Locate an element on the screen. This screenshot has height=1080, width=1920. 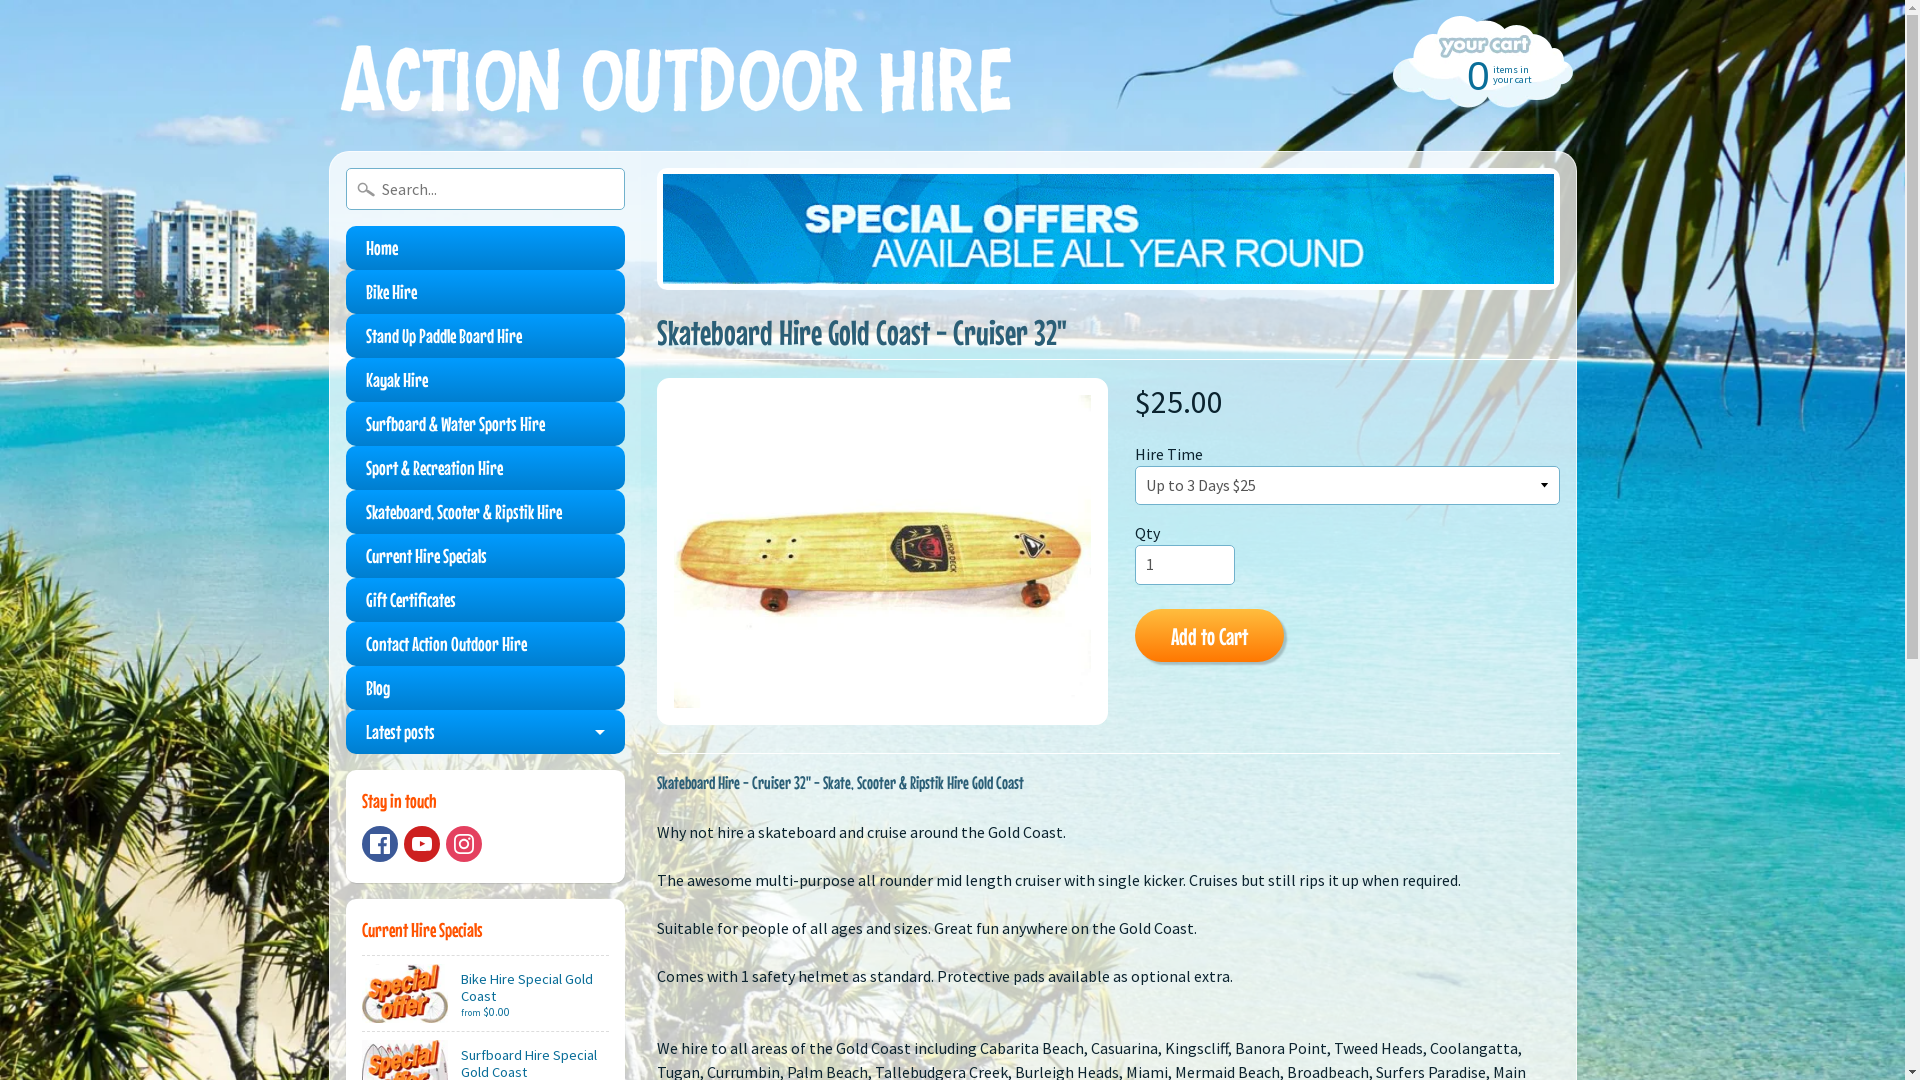
'Youtube' is located at coordinates (421, 844).